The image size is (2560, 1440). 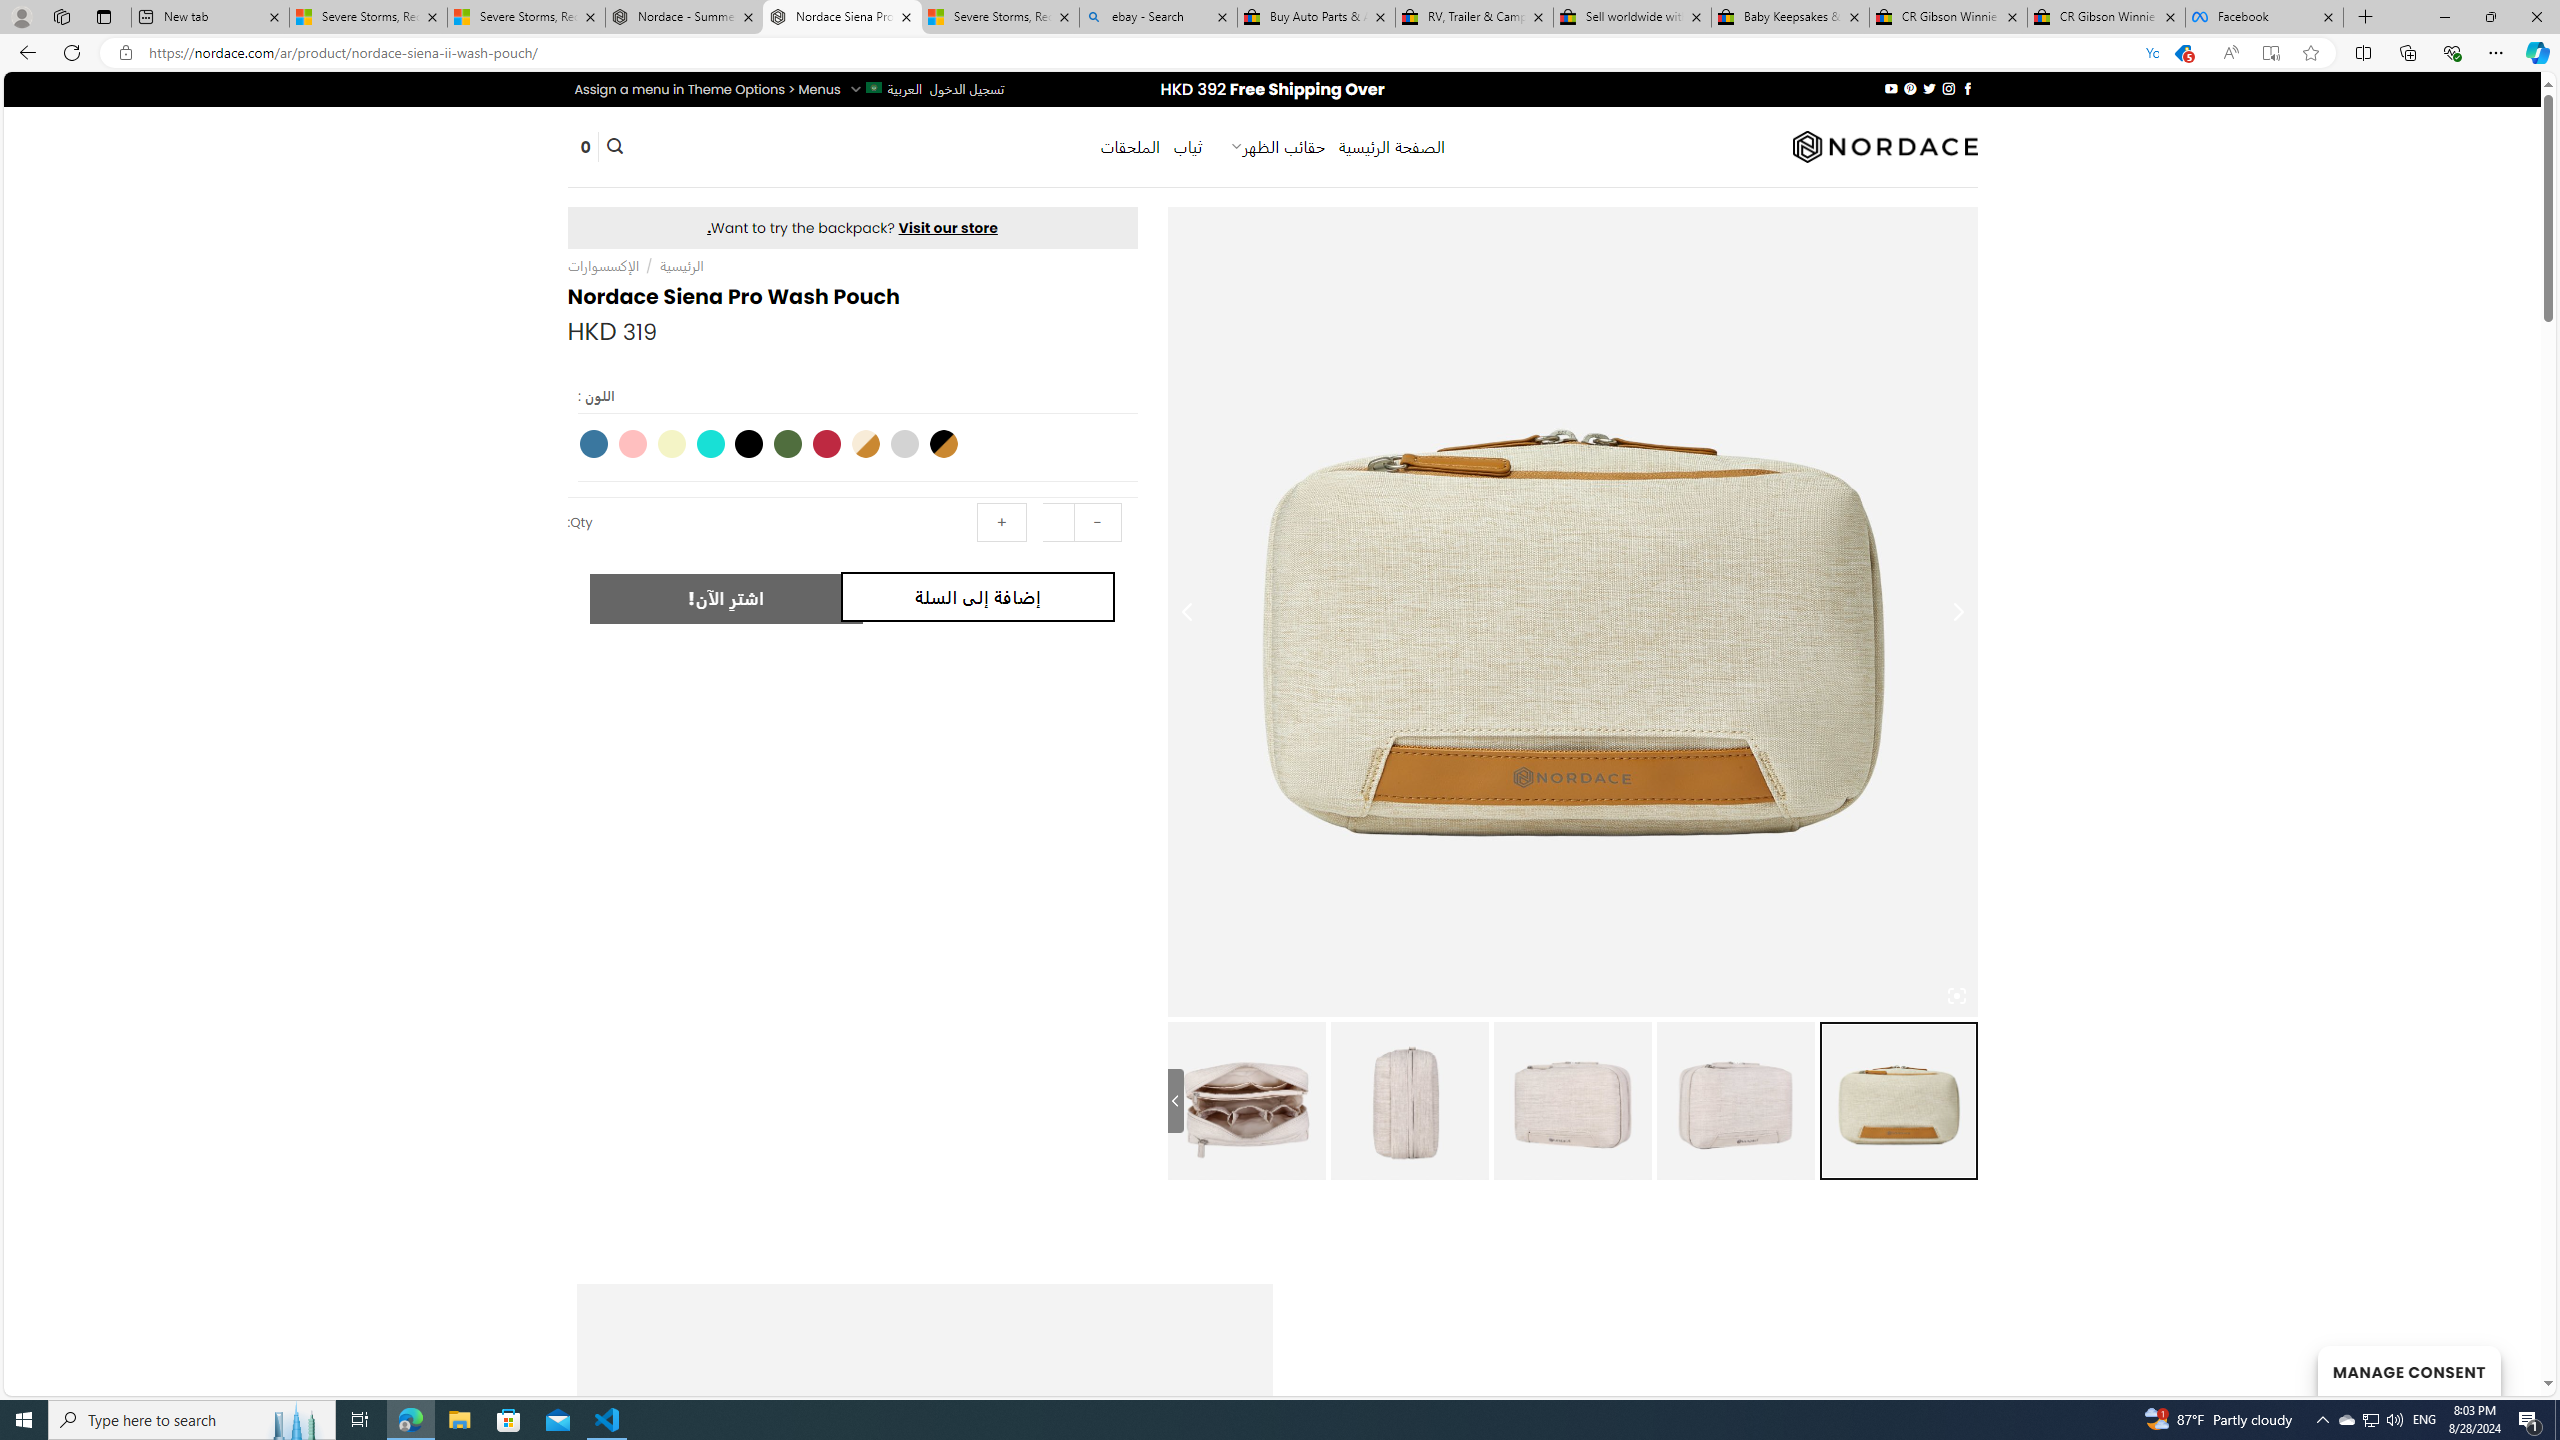 I want to click on 'Baby Keepsakes & Announcements for sale | eBay', so click(x=1789, y=16).